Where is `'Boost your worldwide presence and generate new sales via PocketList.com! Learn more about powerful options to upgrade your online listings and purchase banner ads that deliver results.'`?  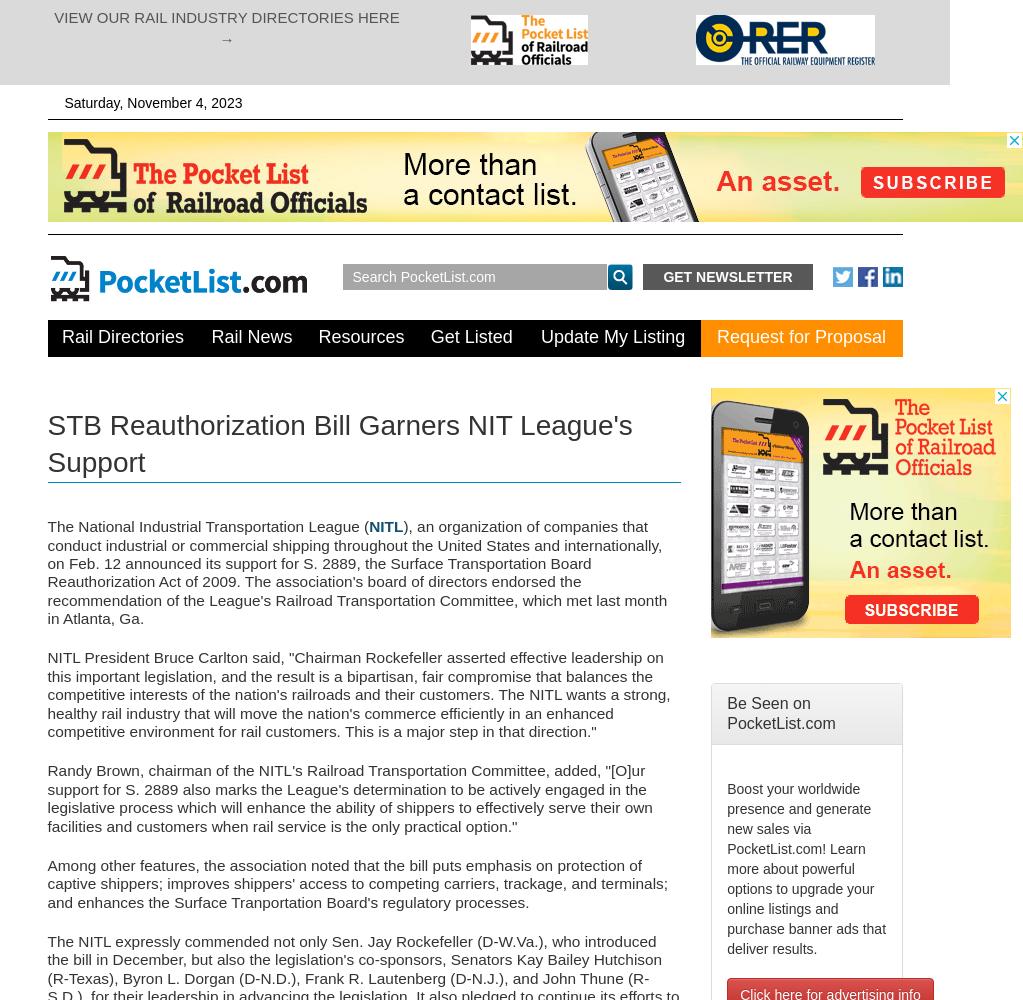 'Boost your worldwide presence and generate new sales via PocketList.com! Learn more about powerful options to upgrade your online listings and purchase banner ads that deliver results.' is located at coordinates (727, 867).